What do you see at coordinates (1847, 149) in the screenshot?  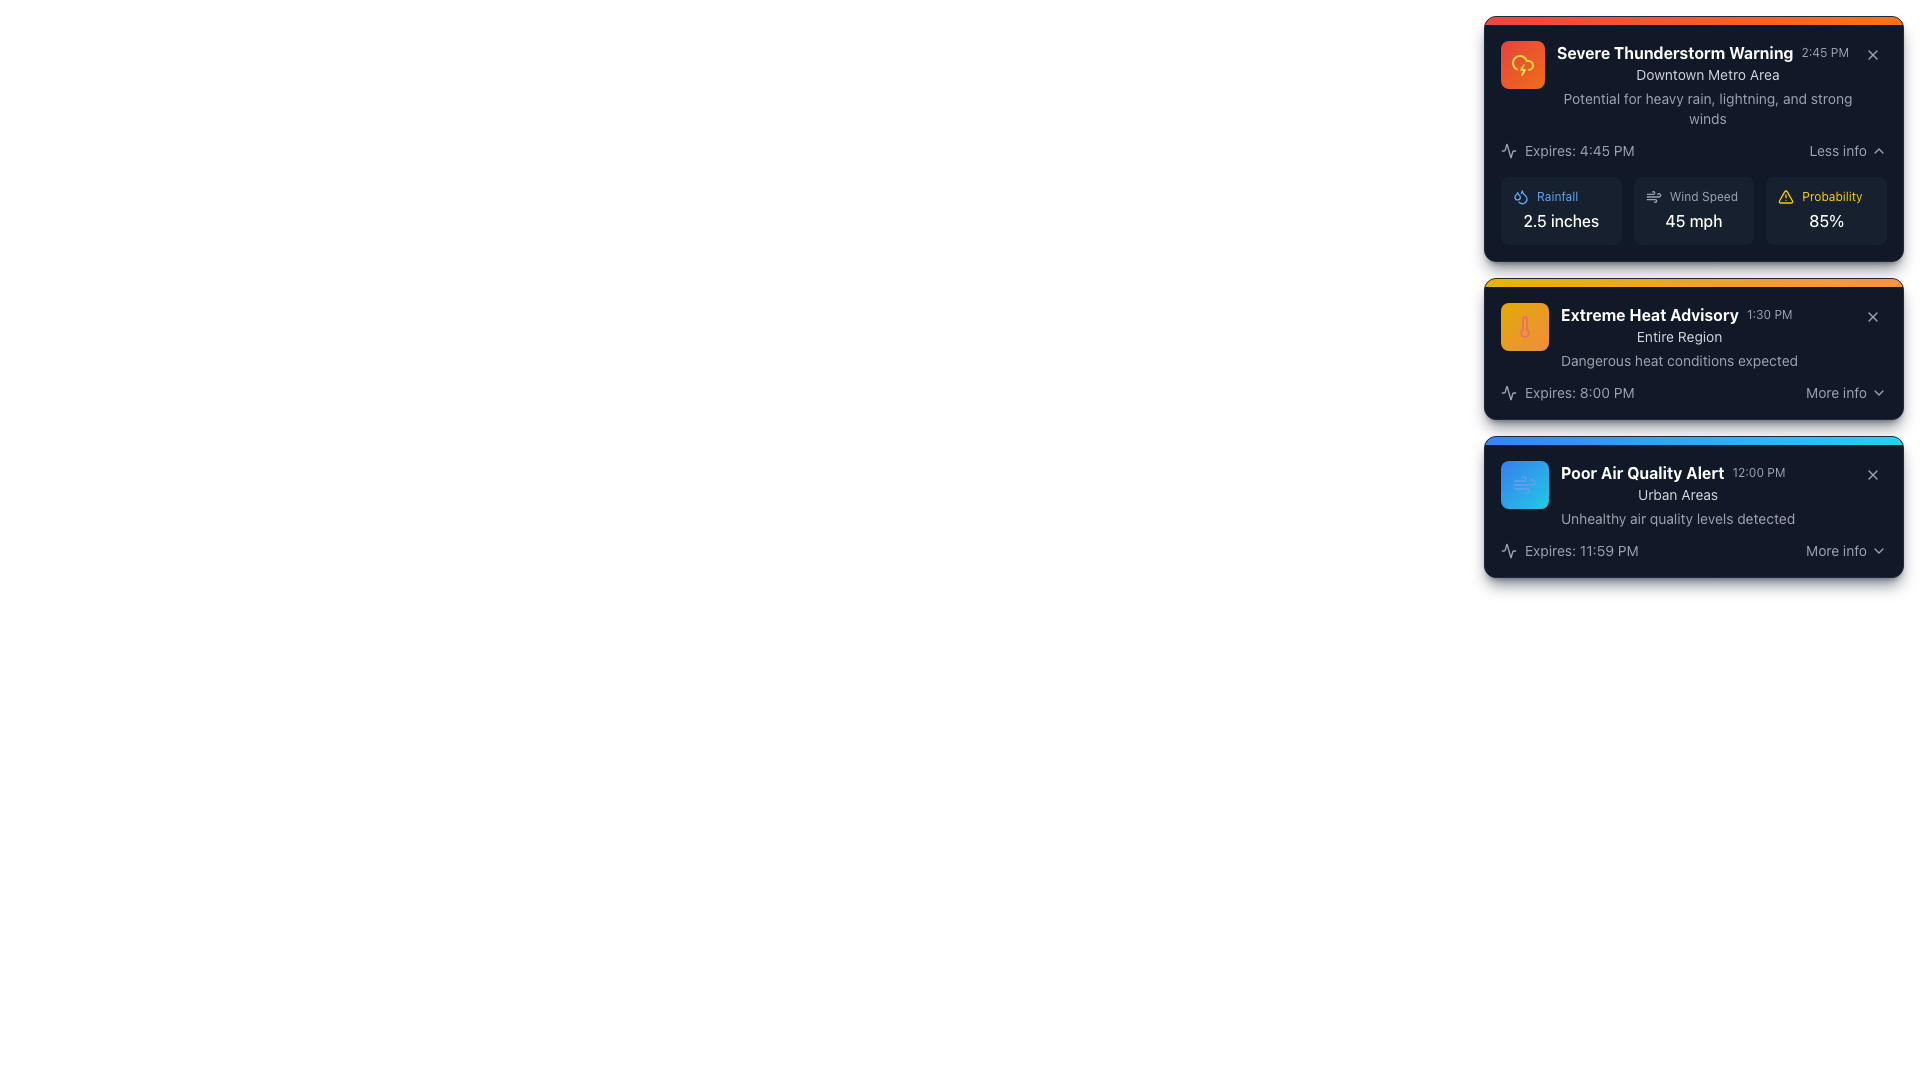 I see `the 'Less info' button with an upward-facing chevron icon located in the bottom-right corner of the uppermost notification card` at bounding box center [1847, 149].